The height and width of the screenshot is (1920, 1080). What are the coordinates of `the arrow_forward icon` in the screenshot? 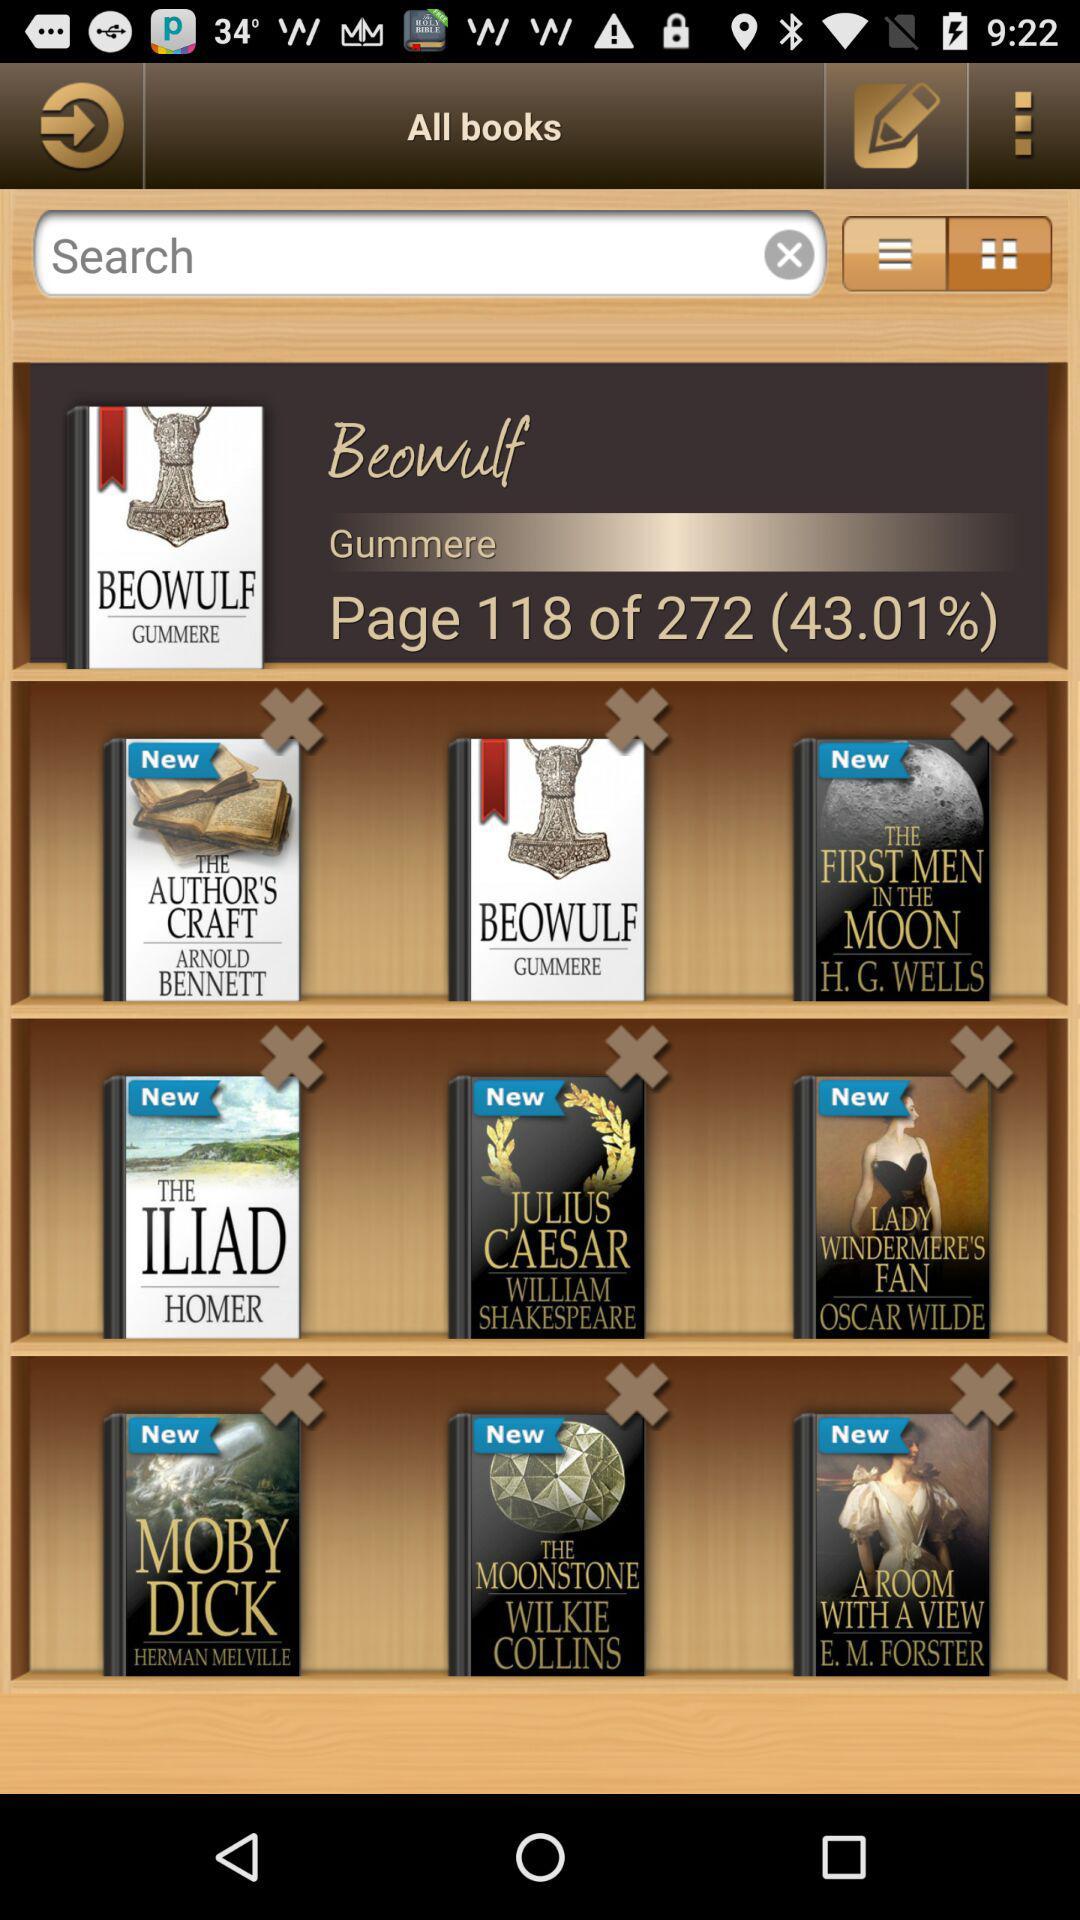 It's located at (70, 133).